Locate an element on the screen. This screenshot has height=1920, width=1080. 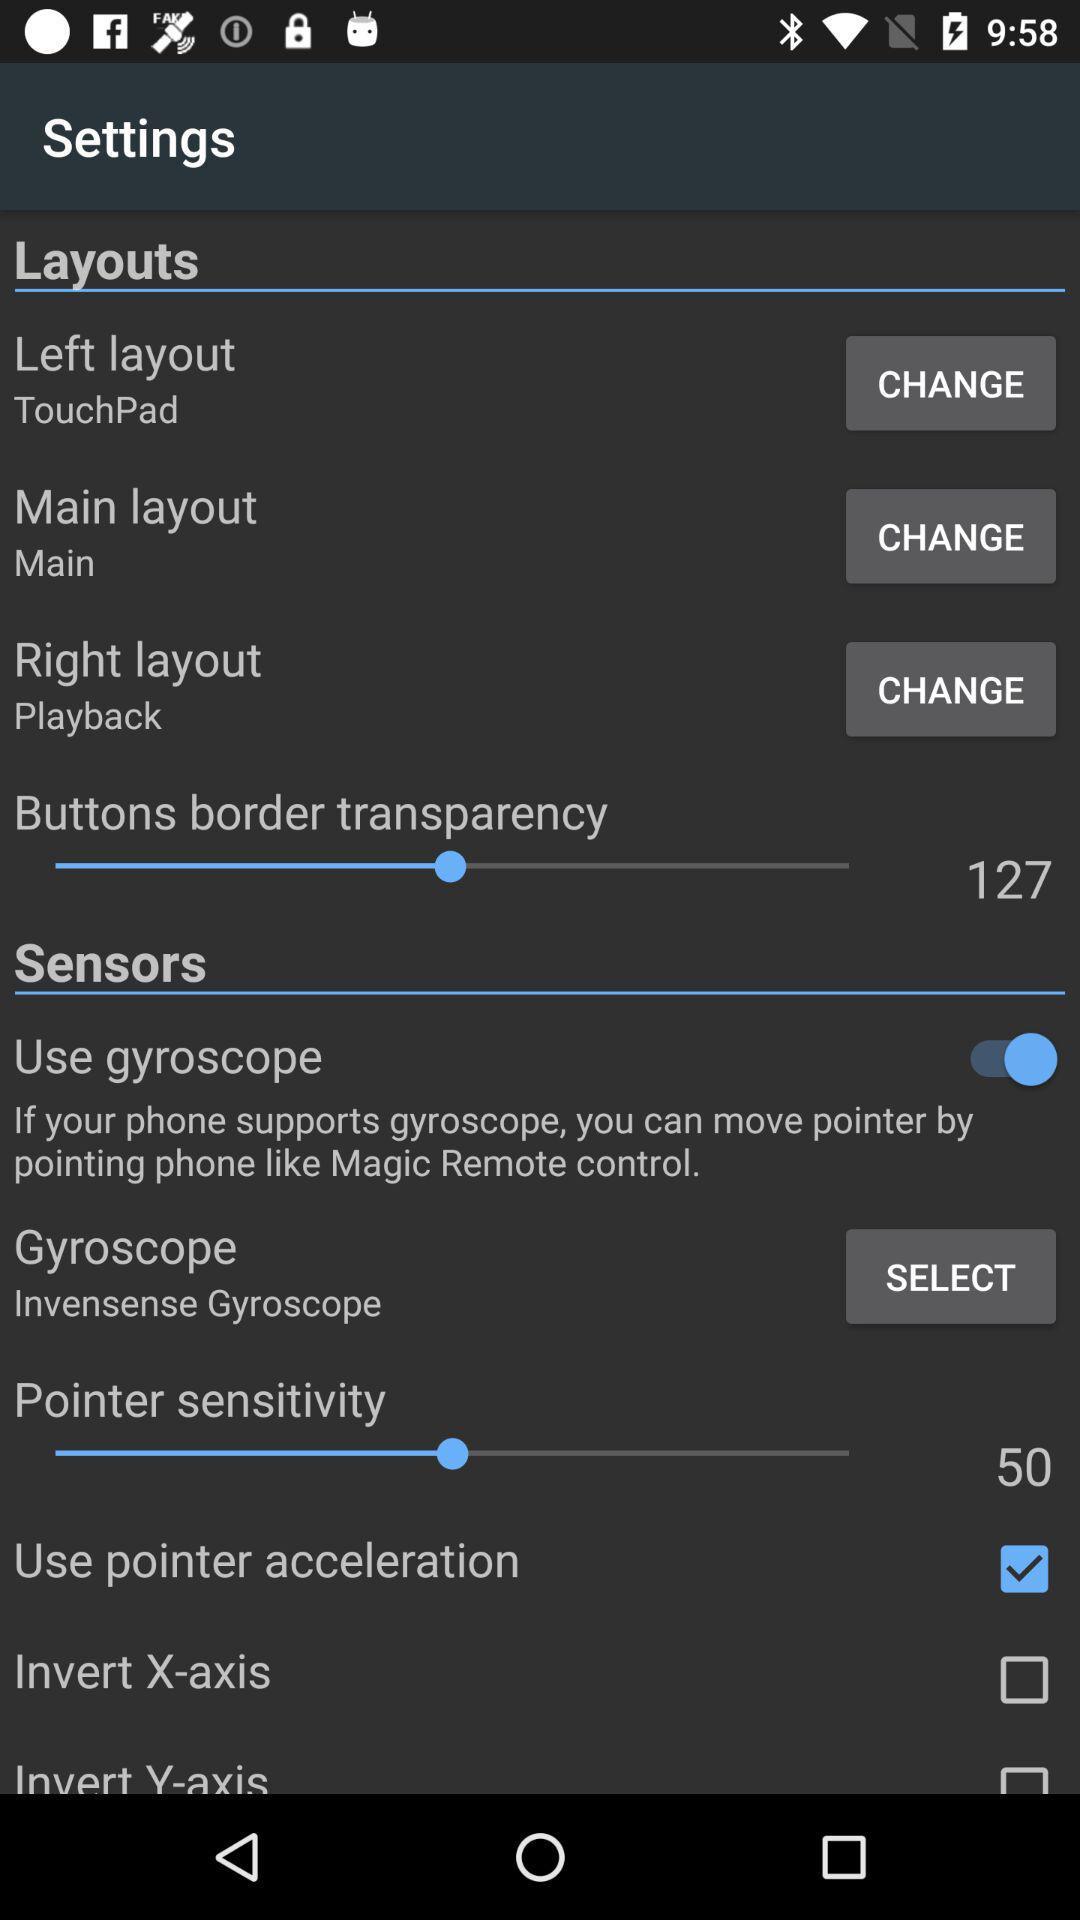
turn of gyroscope is located at coordinates (693, 1058).